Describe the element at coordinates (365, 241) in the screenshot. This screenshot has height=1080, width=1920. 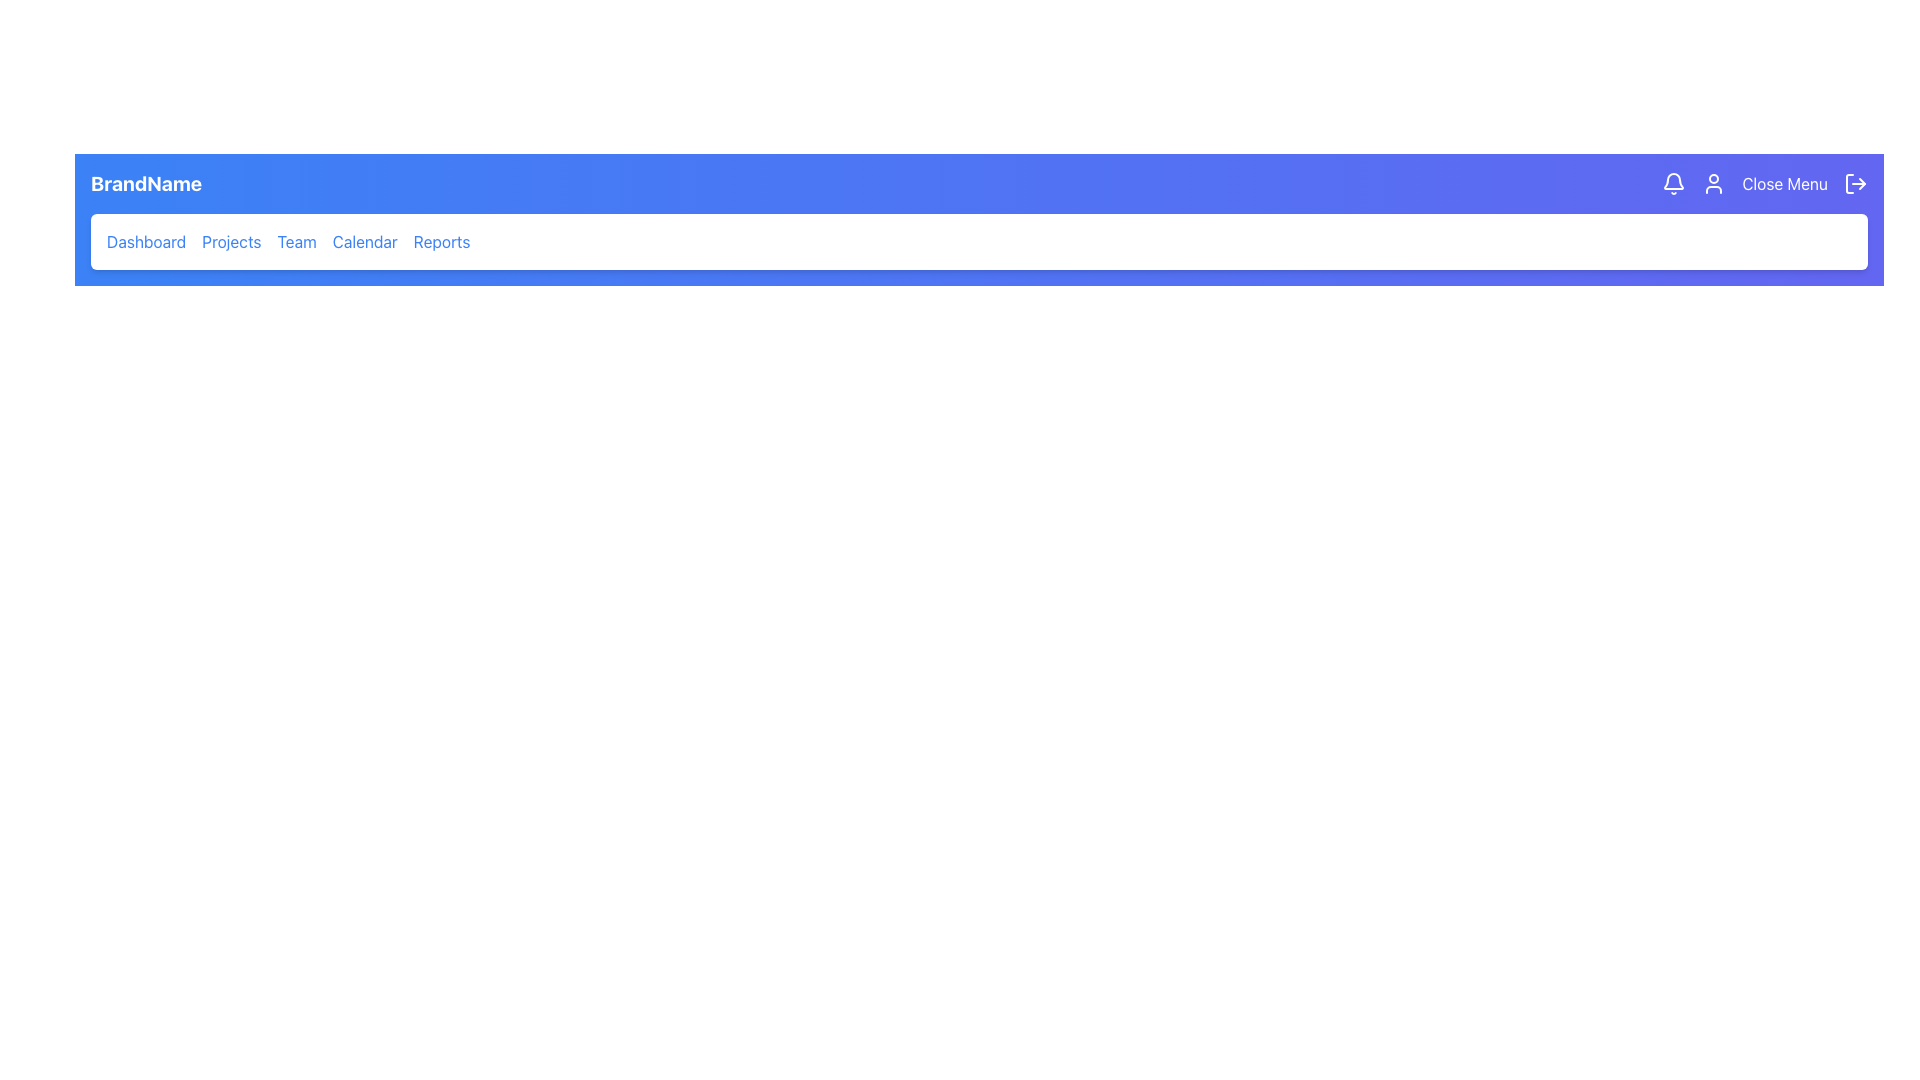
I see `the 'Calendar' link in the navigation bar to observe the visual style change, which includes a blue font color and an underline effect upon hovering` at that location.